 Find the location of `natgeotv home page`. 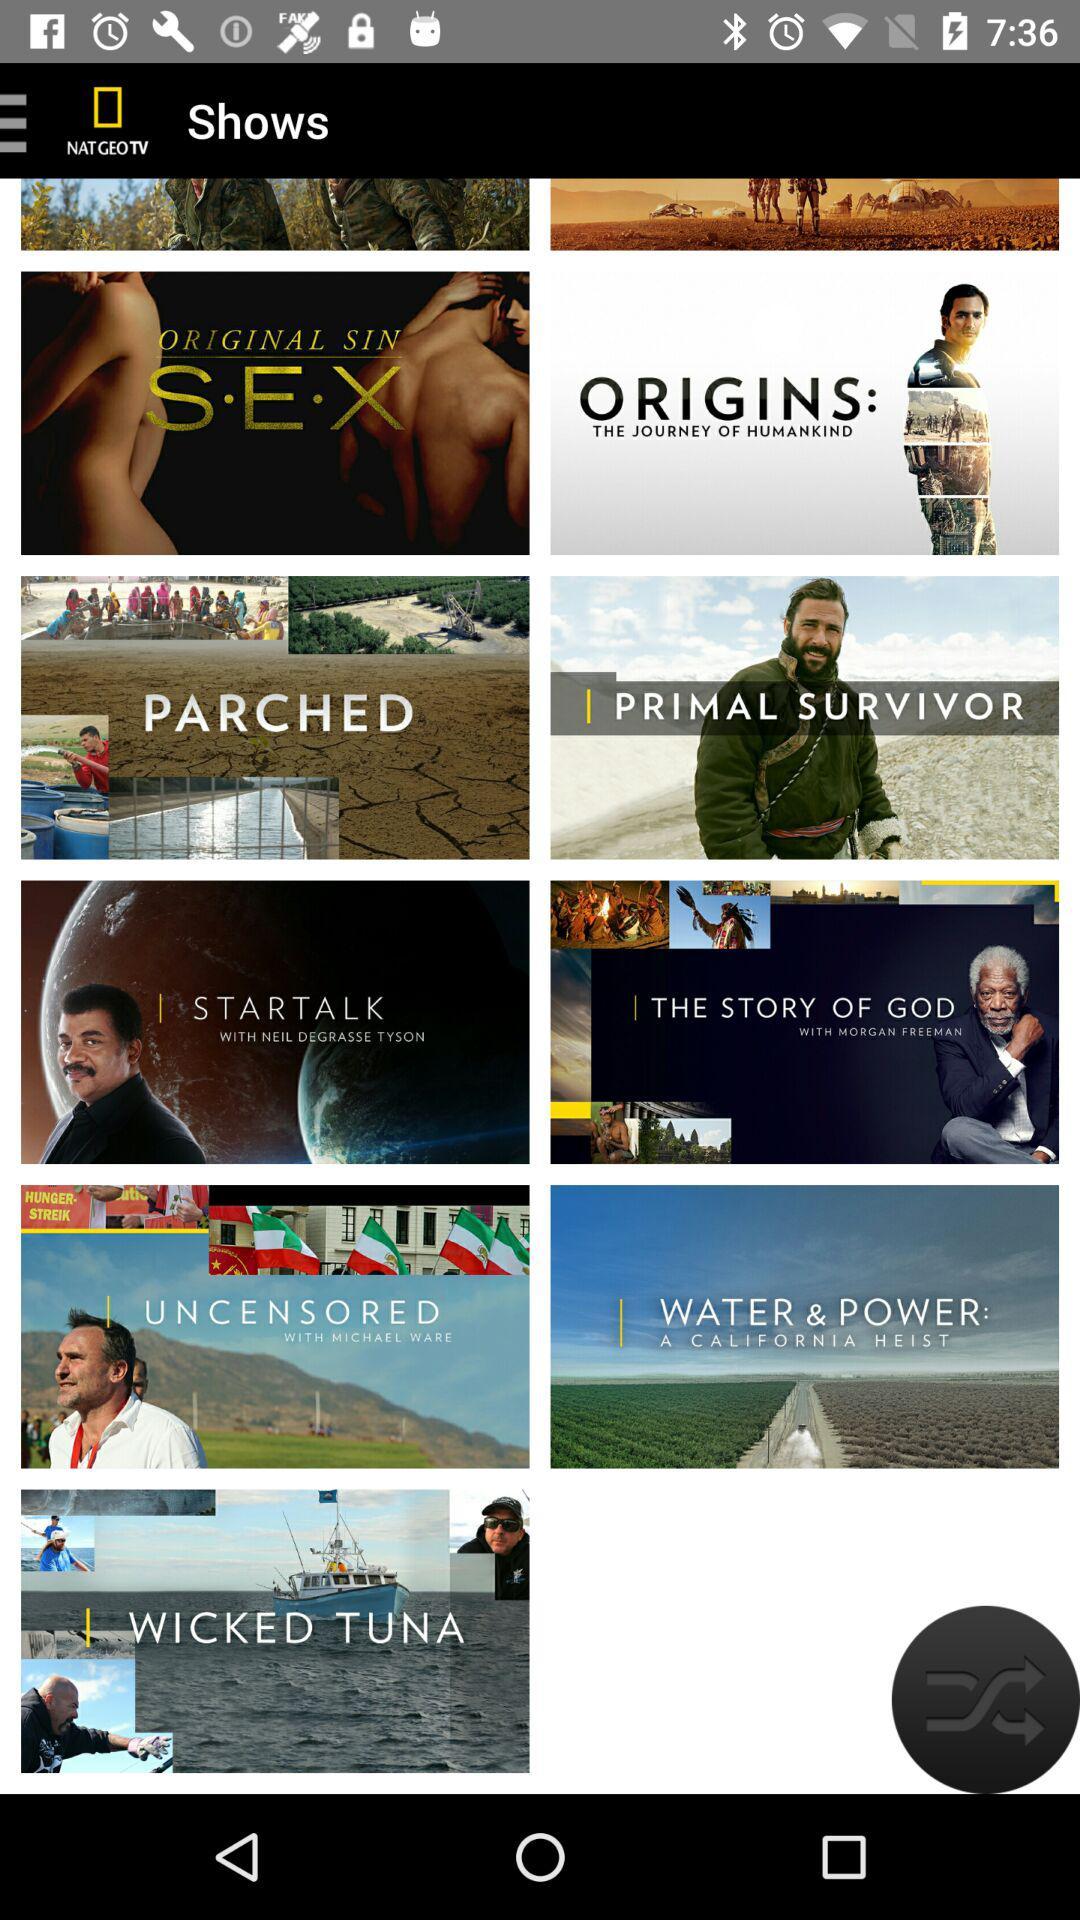

natgeotv home page is located at coordinates (108, 119).